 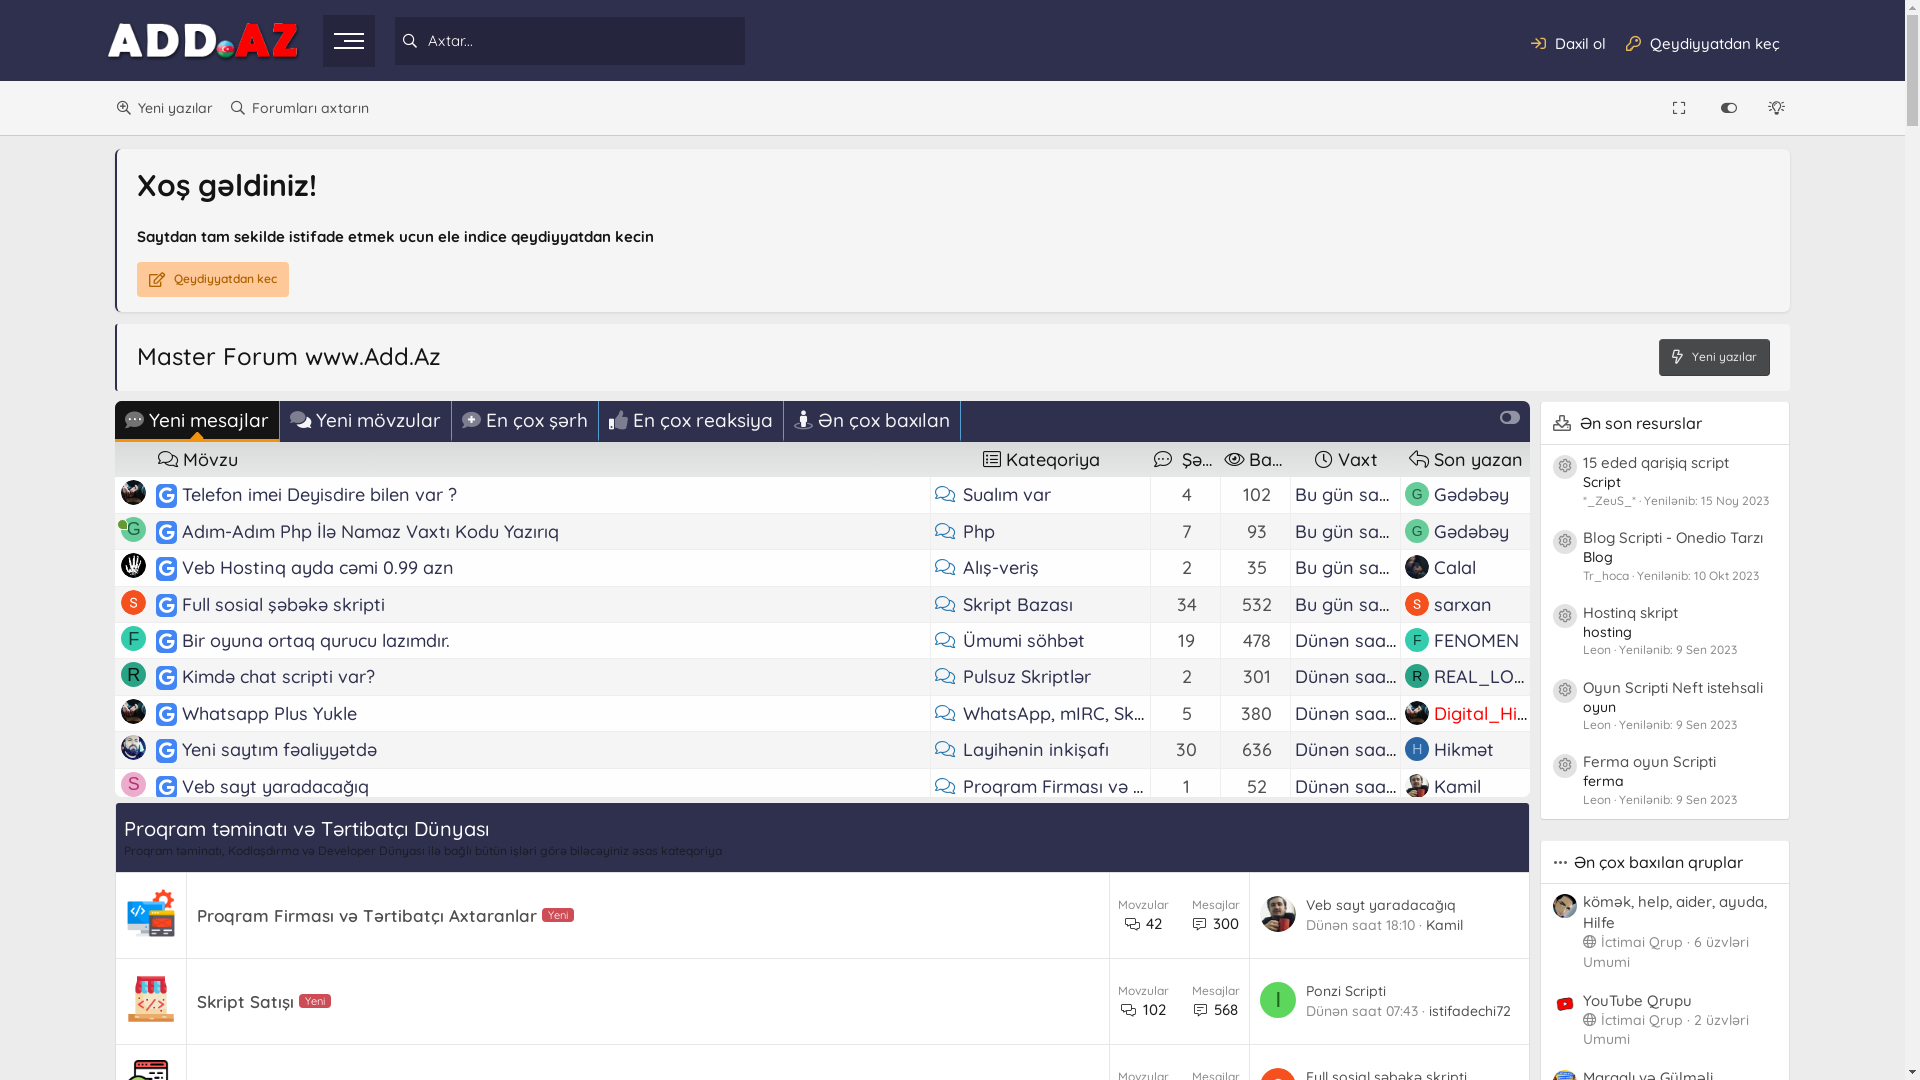 What do you see at coordinates (1673, 686) in the screenshot?
I see `'Oyun Scripti Neft istehsali'` at bounding box center [1673, 686].